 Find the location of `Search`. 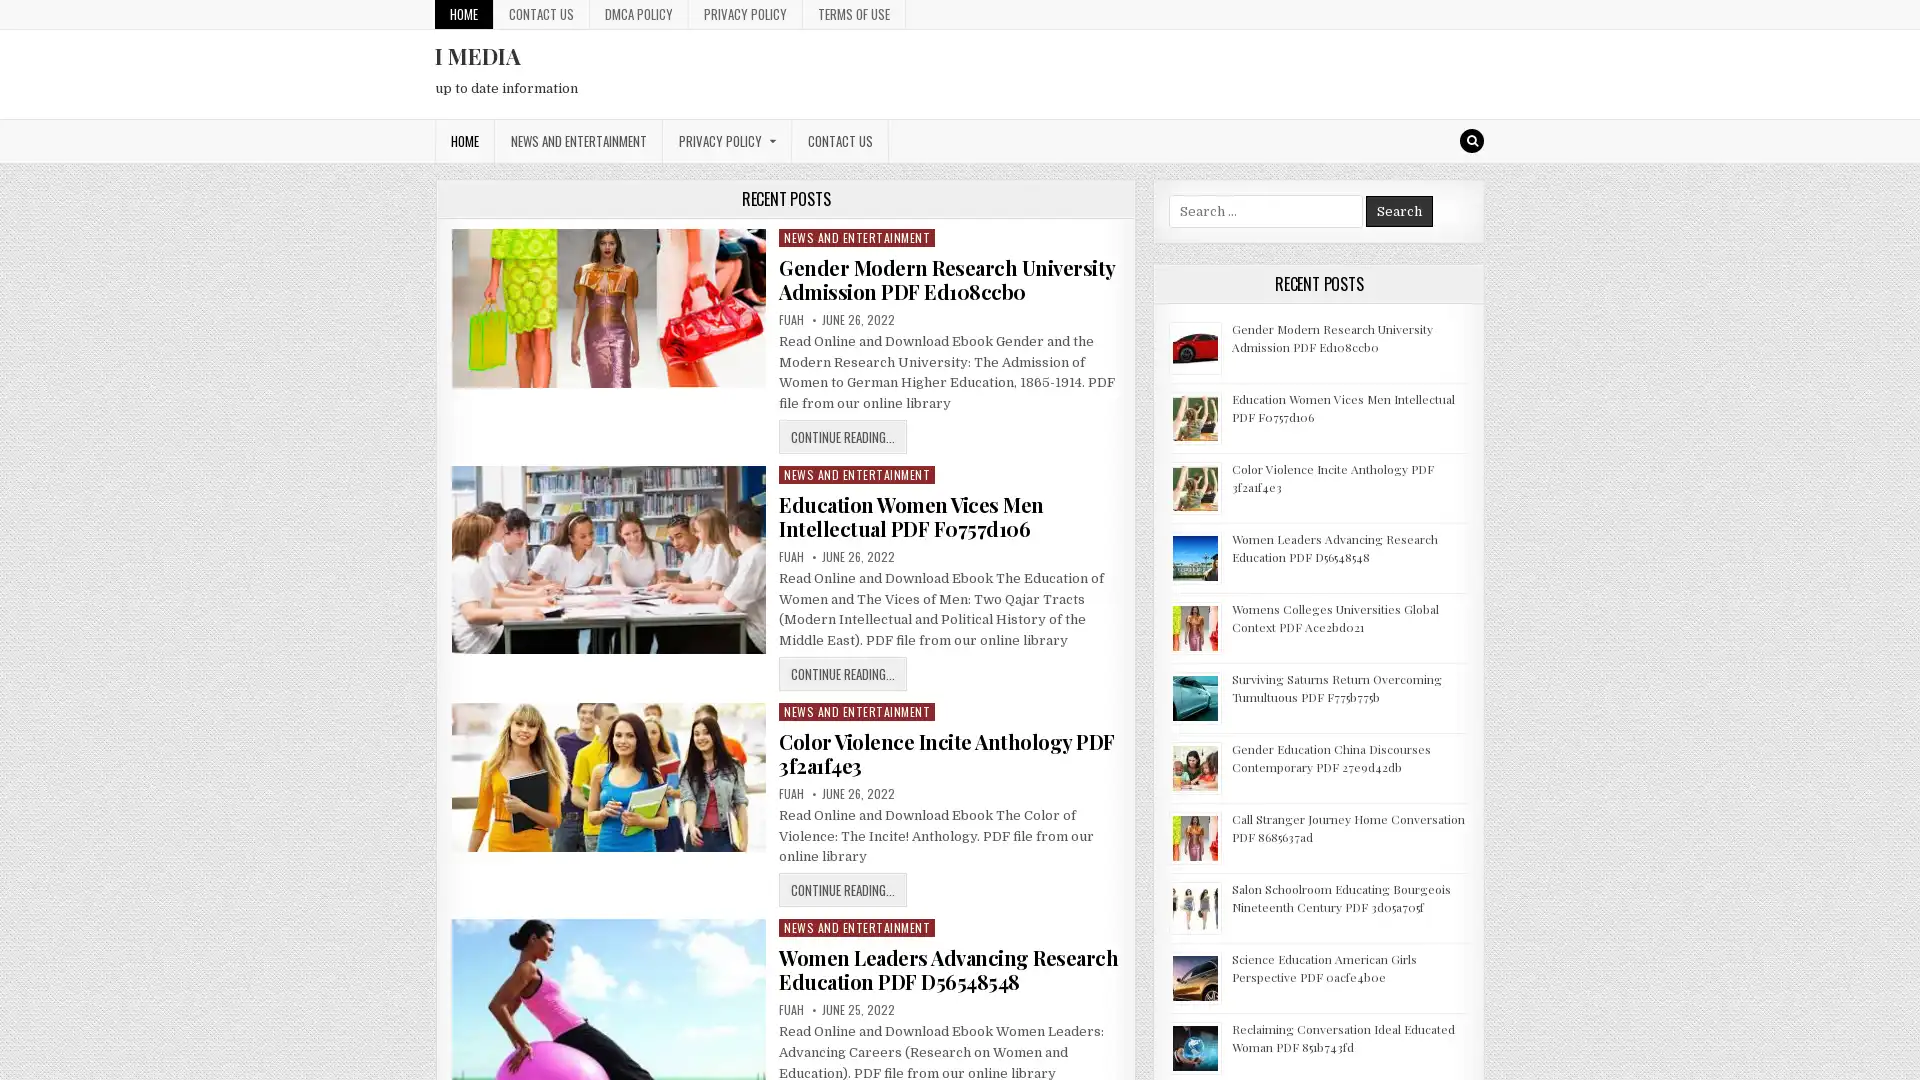

Search is located at coordinates (1398, 211).